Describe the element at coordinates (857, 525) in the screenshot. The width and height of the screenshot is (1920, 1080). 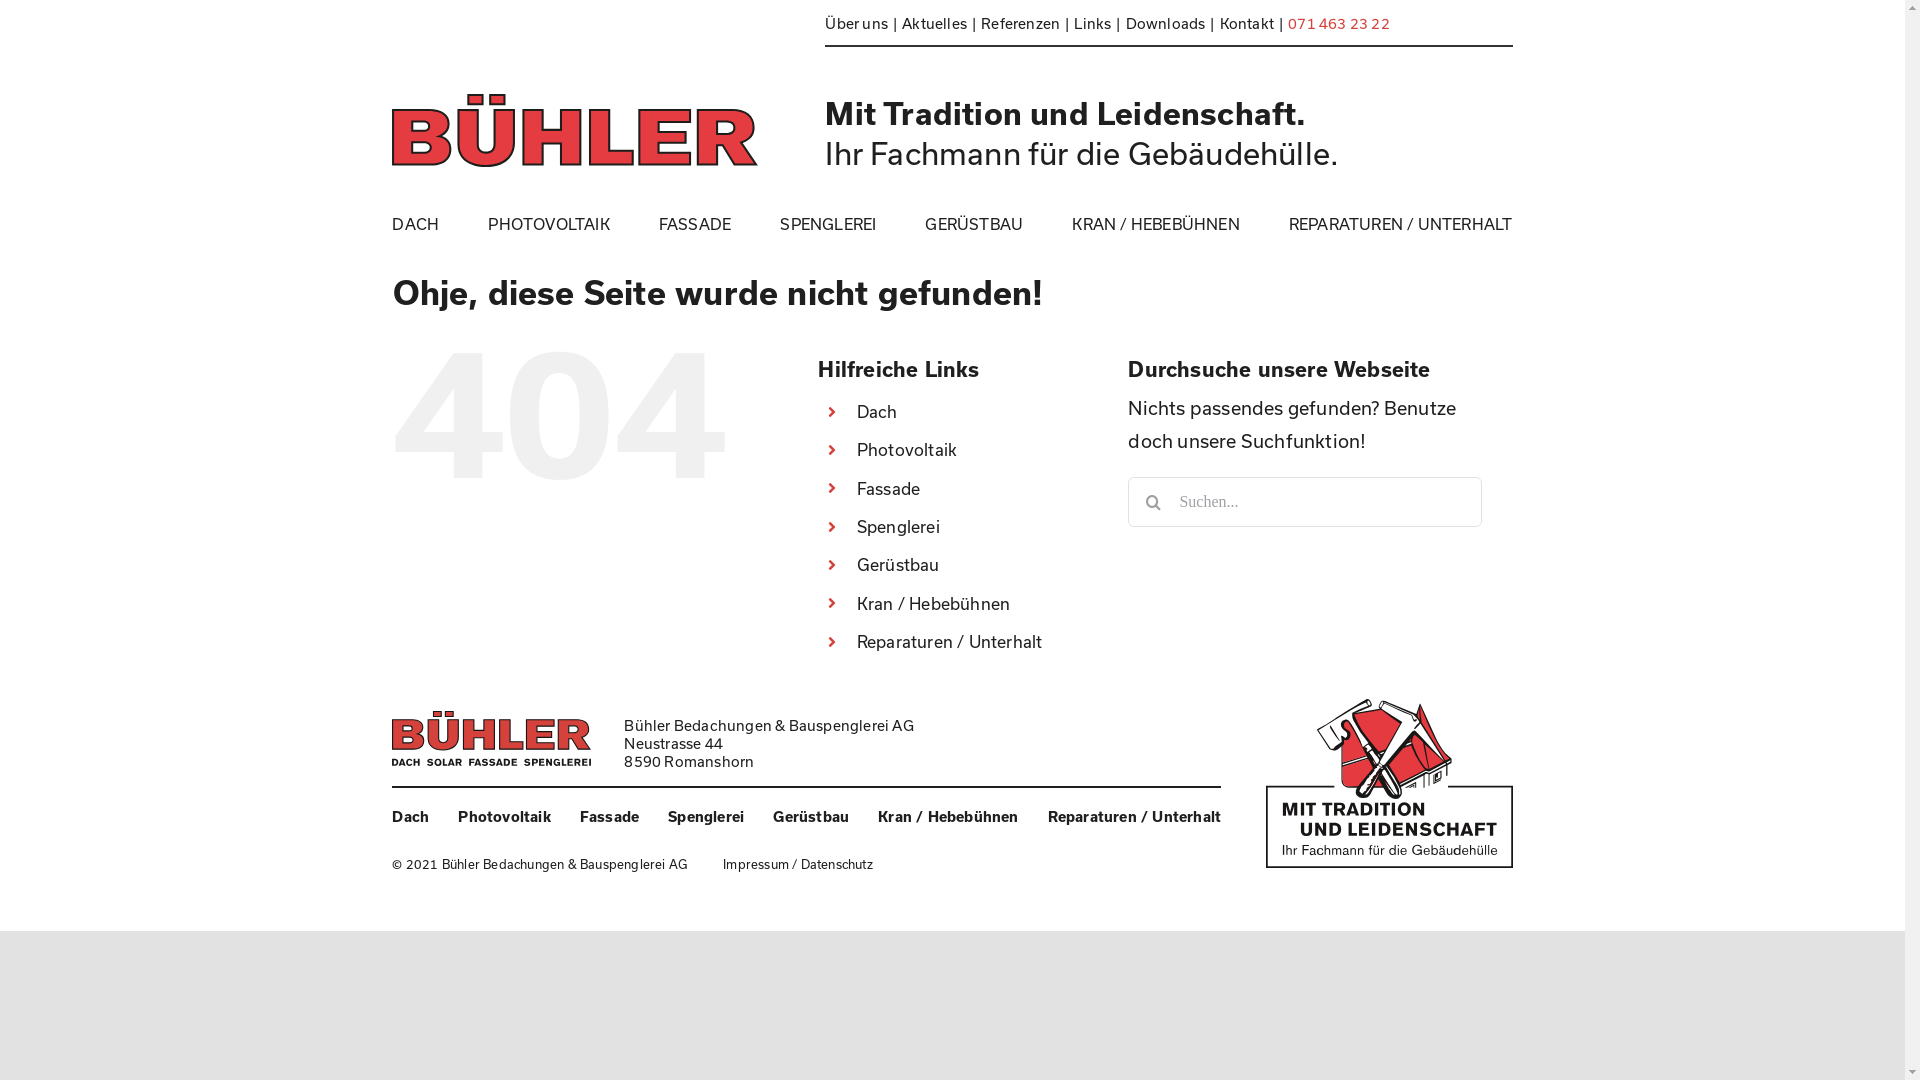
I see `'Spenglerei'` at that location.